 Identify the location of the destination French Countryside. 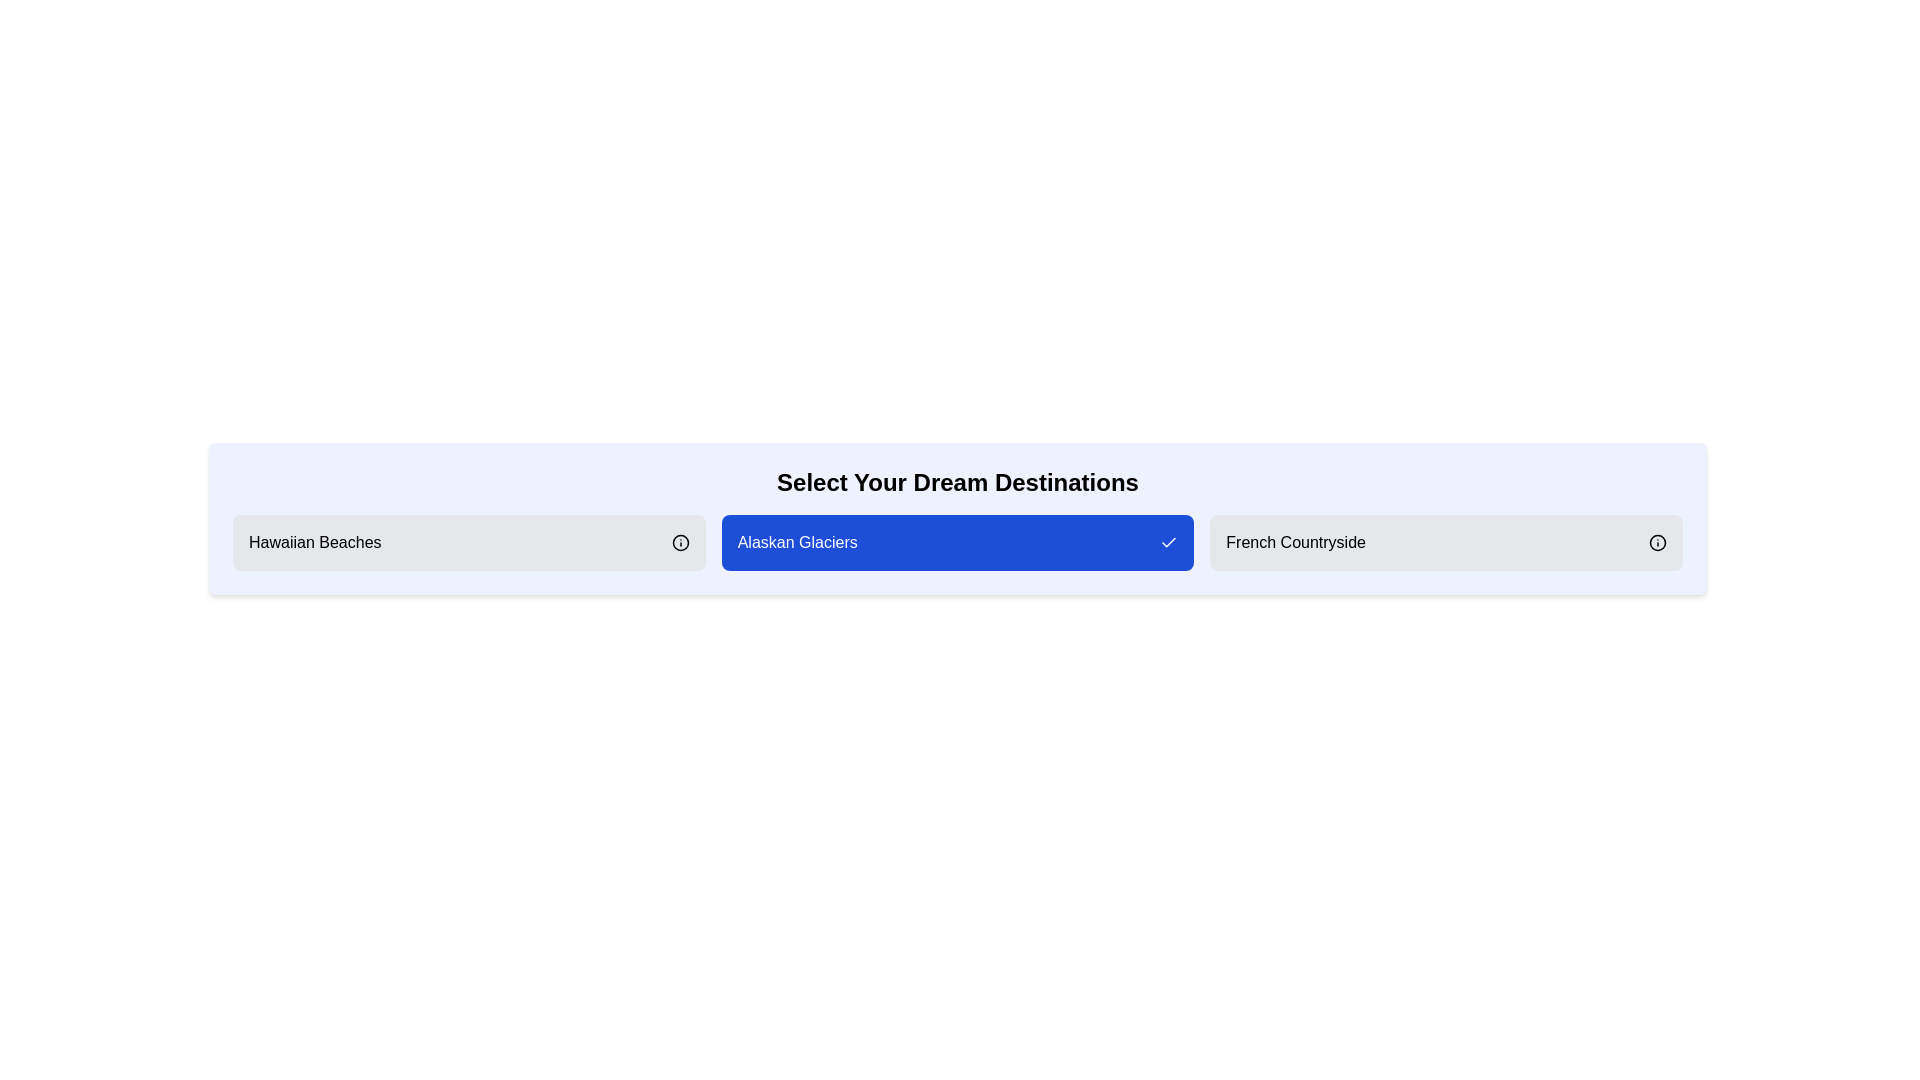
(1445, 543).